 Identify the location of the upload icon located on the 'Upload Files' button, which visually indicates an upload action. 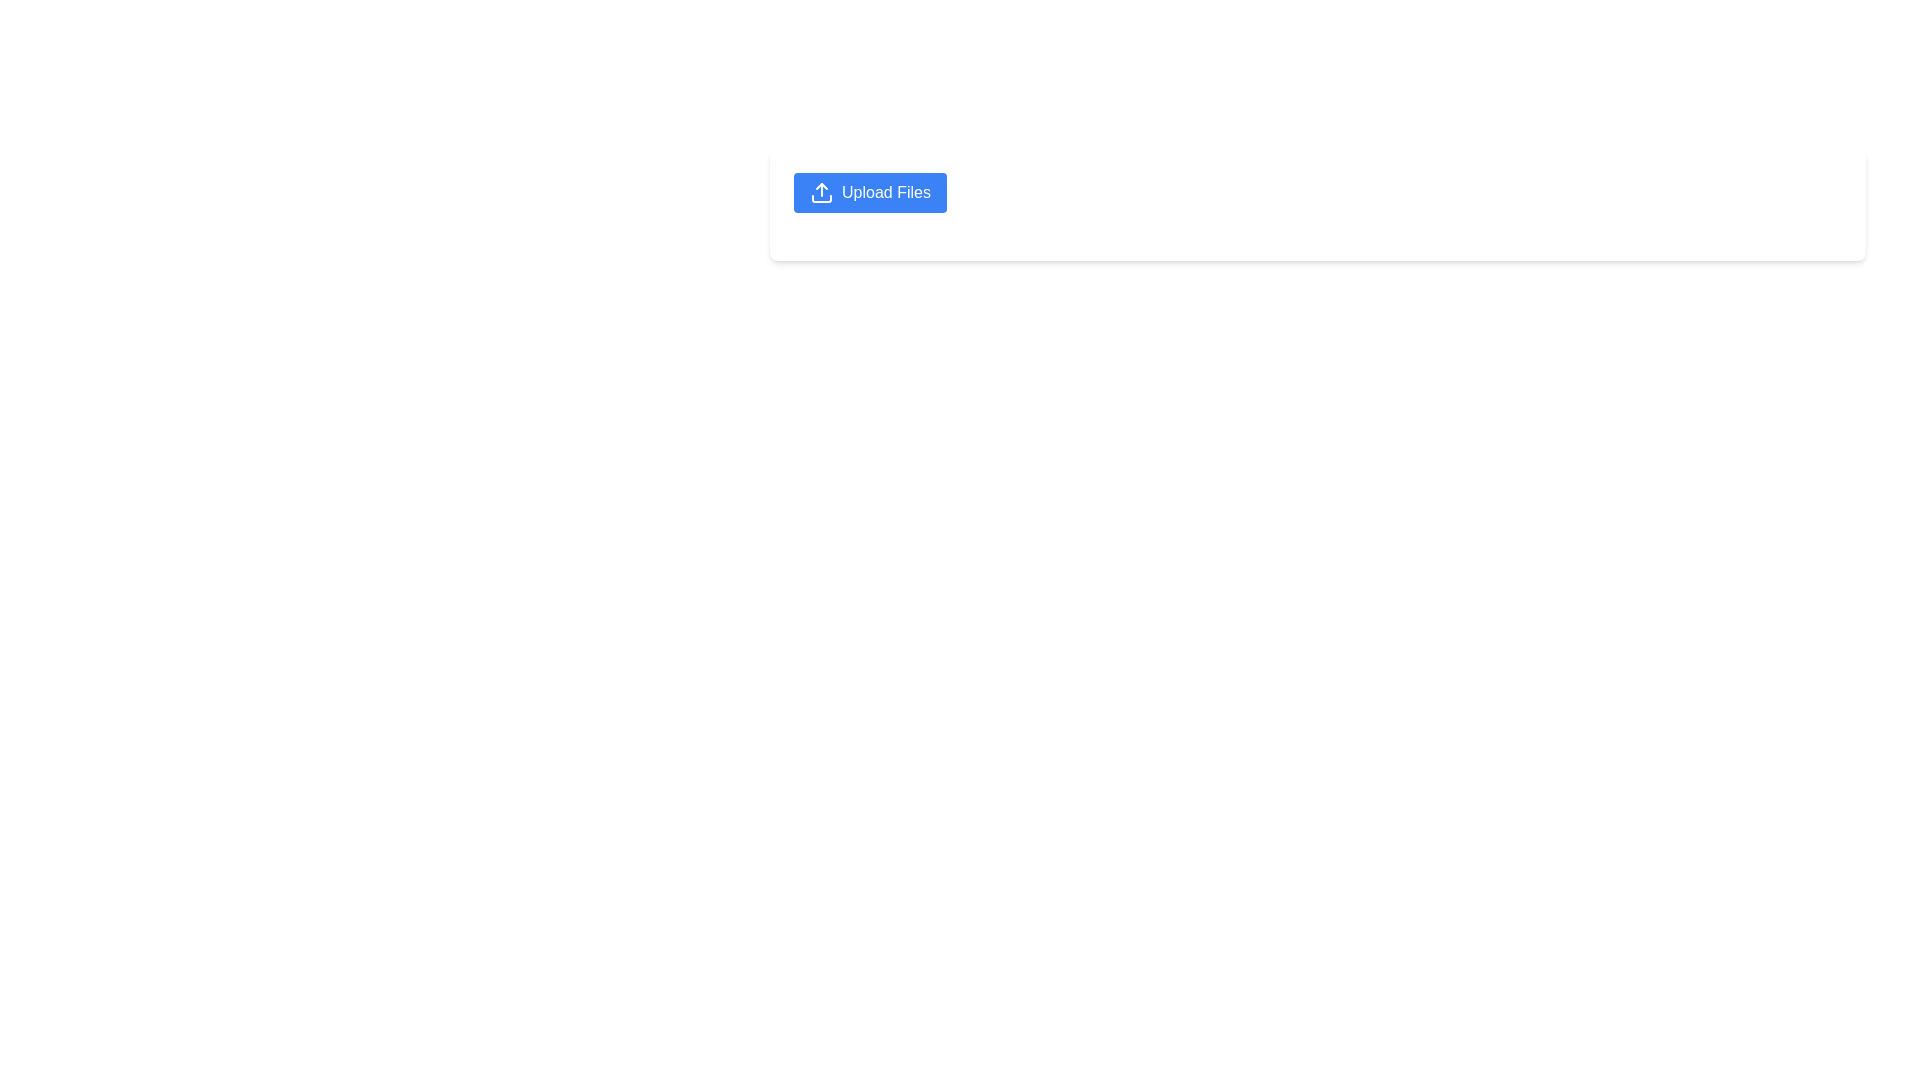
(821, 192).